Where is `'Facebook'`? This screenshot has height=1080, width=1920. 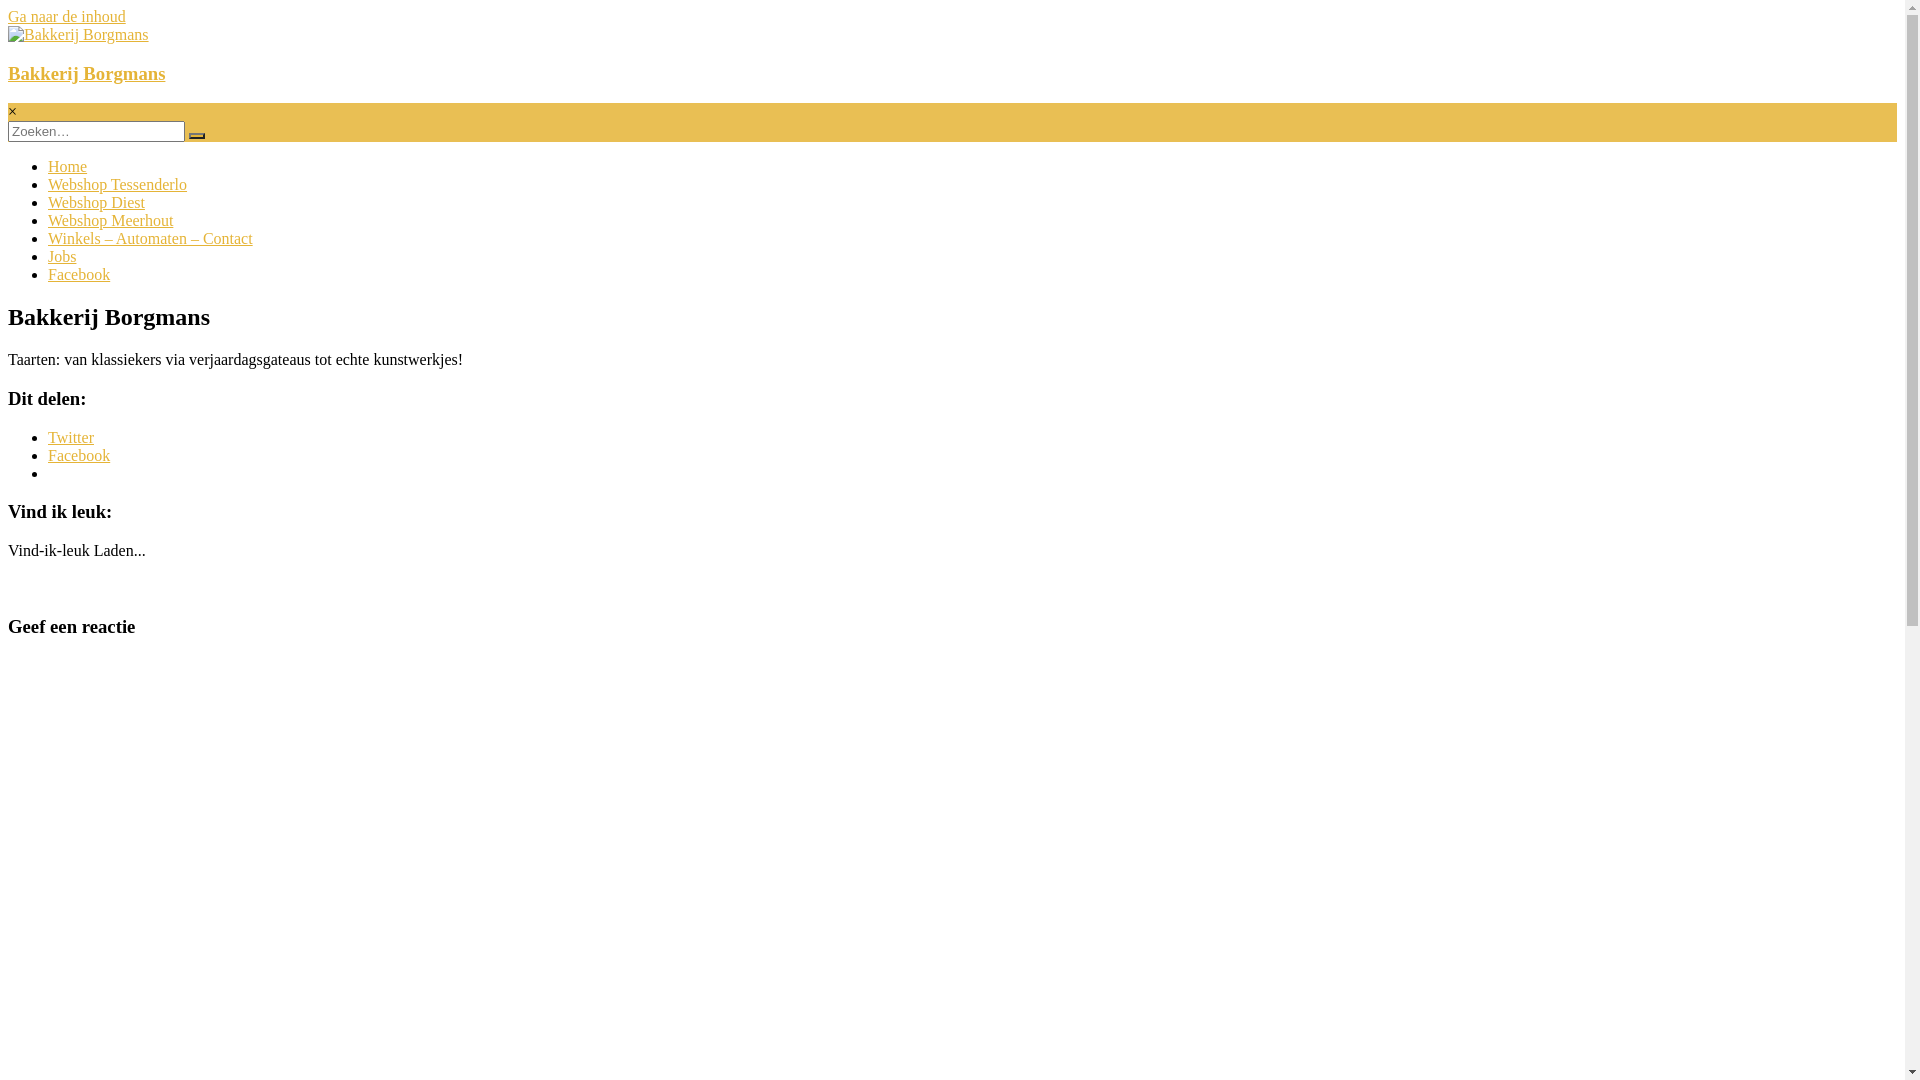 'Facebook' is located at coordinates (78, 455).